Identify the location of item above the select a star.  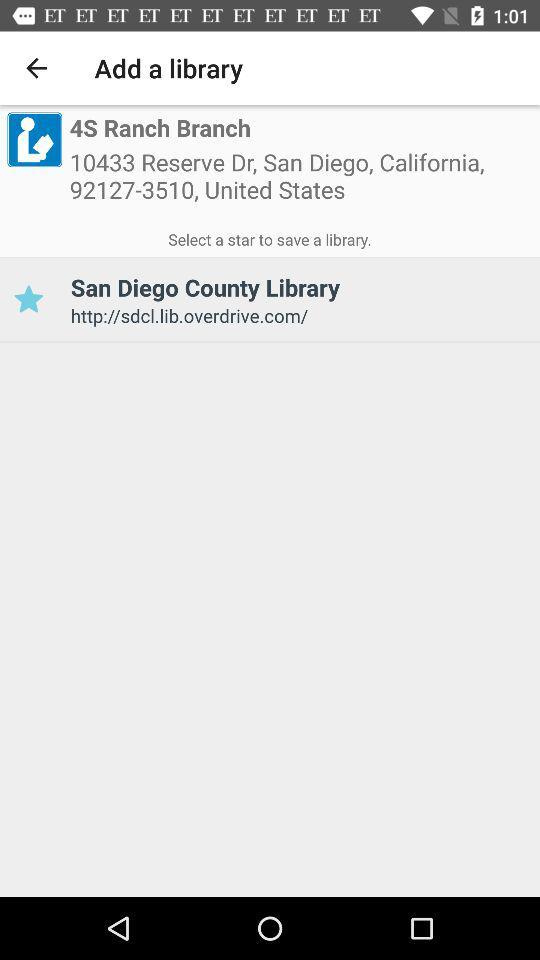
(33, 138).